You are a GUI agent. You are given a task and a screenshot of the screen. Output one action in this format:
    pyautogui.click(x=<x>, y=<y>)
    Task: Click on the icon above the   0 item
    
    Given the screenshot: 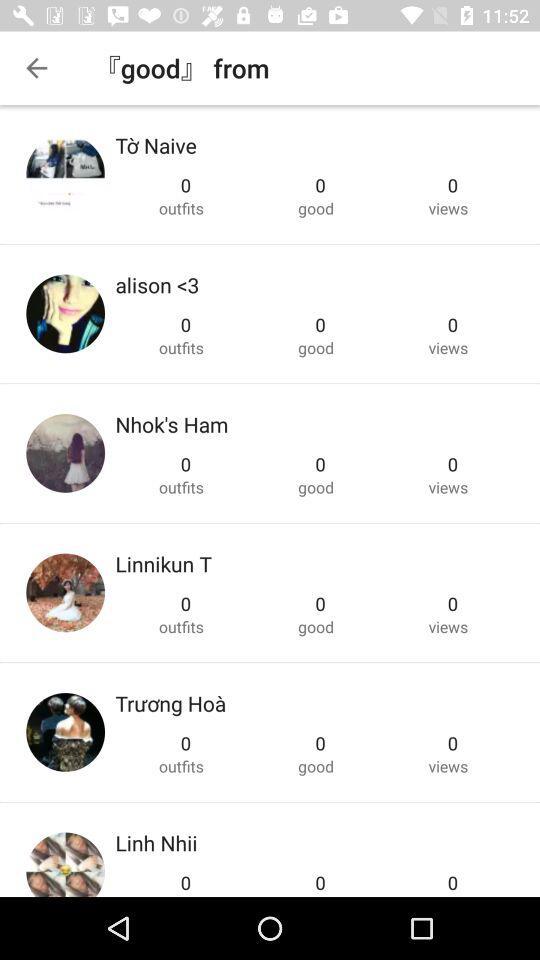 What is the action you would take?
    pyautogui.click(x=162, y=564)
    